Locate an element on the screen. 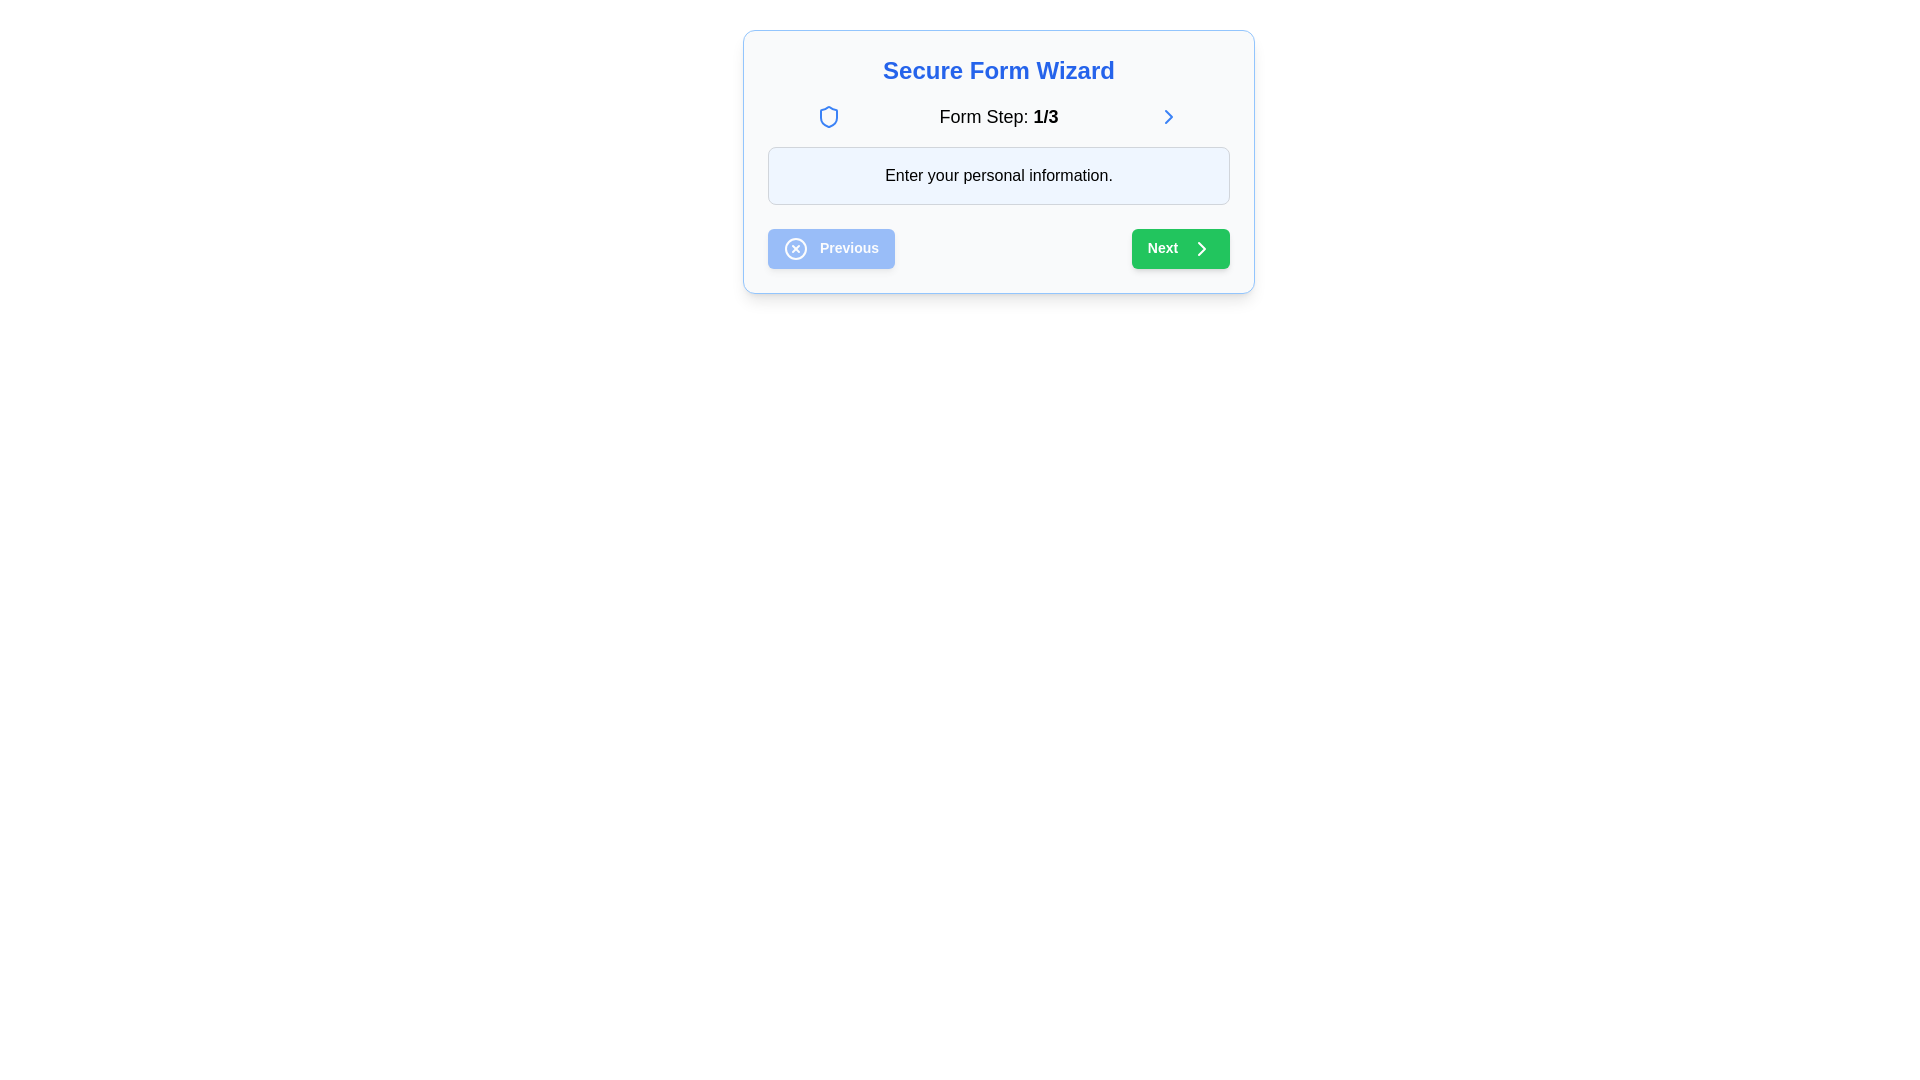 This screenshot has height=1080, width=1920. the Text with icons (progress identifier) that indicates the current step of the multi-step form, located below 'Secure Form Wizard' and above 'Enter your personal information.' is located at coordinates (998, 116).